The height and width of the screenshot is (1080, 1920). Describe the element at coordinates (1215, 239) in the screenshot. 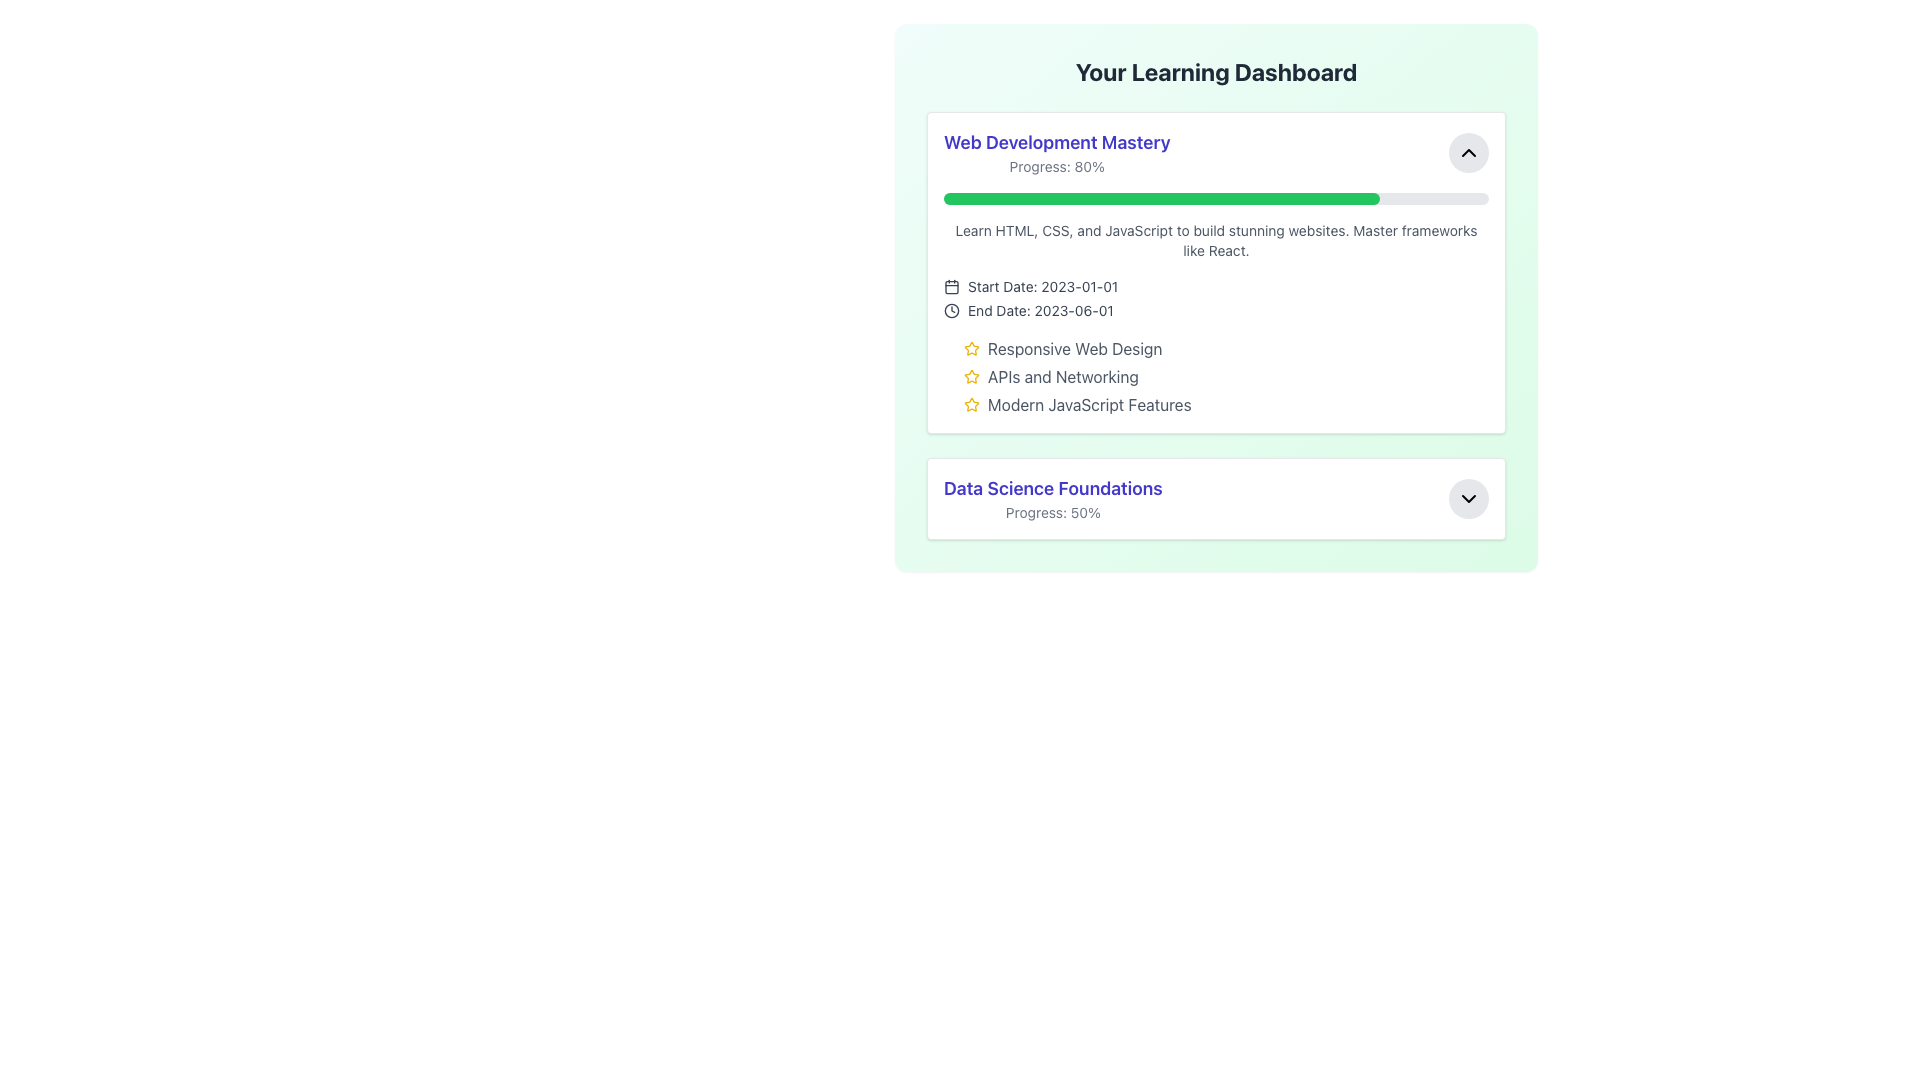

I see `gray-colored text description that says 'Learn HTML, CSS, and JavaScript to build stunning websites. Master frameworks like React.' located within the panel labeled 'Web Development Mastery' below the progress bar` at that location.